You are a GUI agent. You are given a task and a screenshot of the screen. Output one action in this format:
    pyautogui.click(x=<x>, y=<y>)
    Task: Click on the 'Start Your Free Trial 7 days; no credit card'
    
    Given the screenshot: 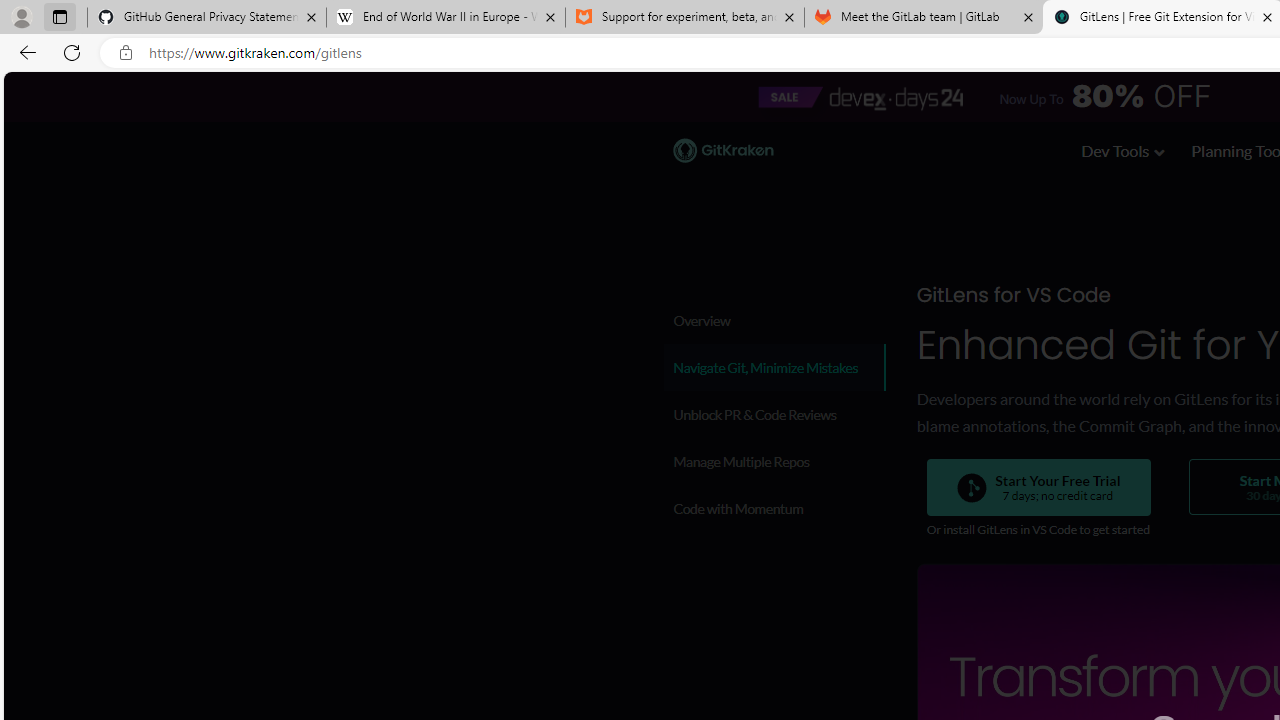 What is the action you would take?
    pyautogui.click(x=1038, y=487)
    